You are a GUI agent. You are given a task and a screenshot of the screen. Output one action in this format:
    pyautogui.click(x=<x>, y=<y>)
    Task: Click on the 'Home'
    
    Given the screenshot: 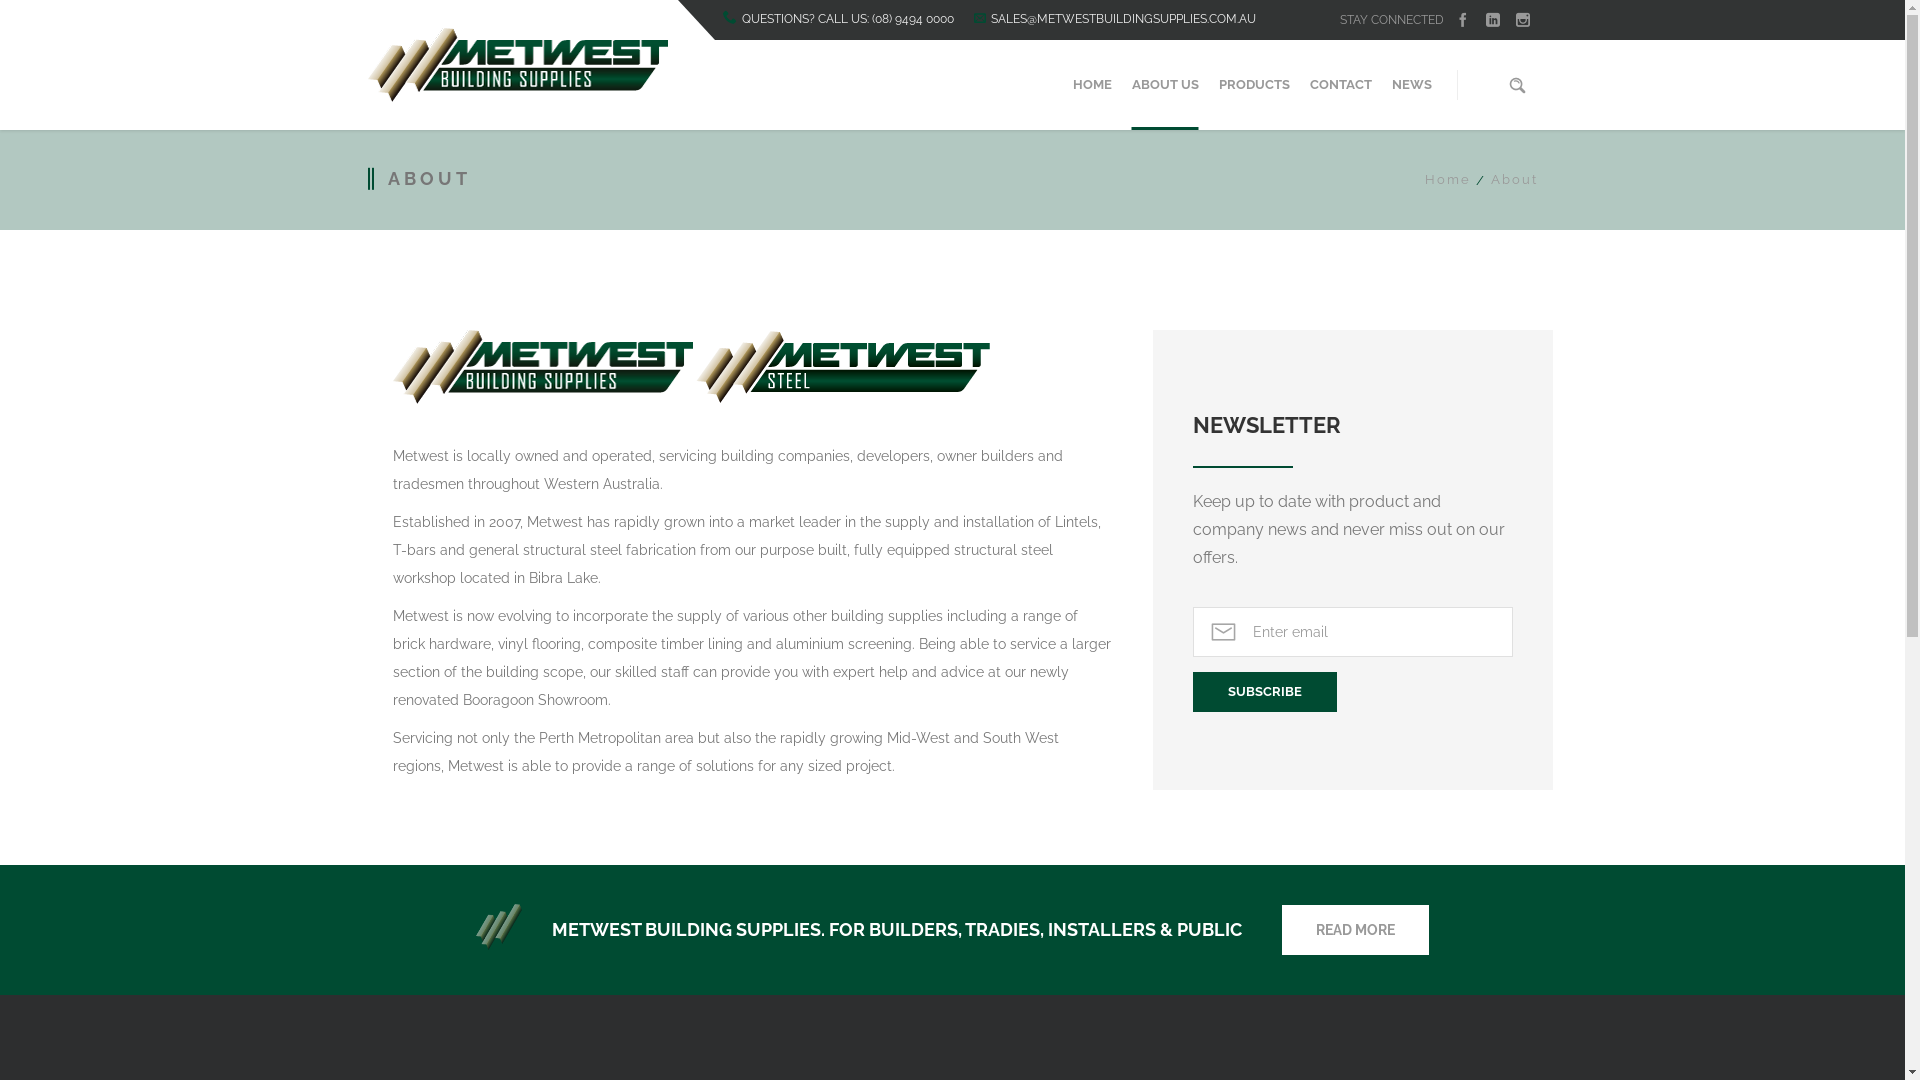 What is the action you would take?
    pyautogui.click(x=1423, y=178)
    